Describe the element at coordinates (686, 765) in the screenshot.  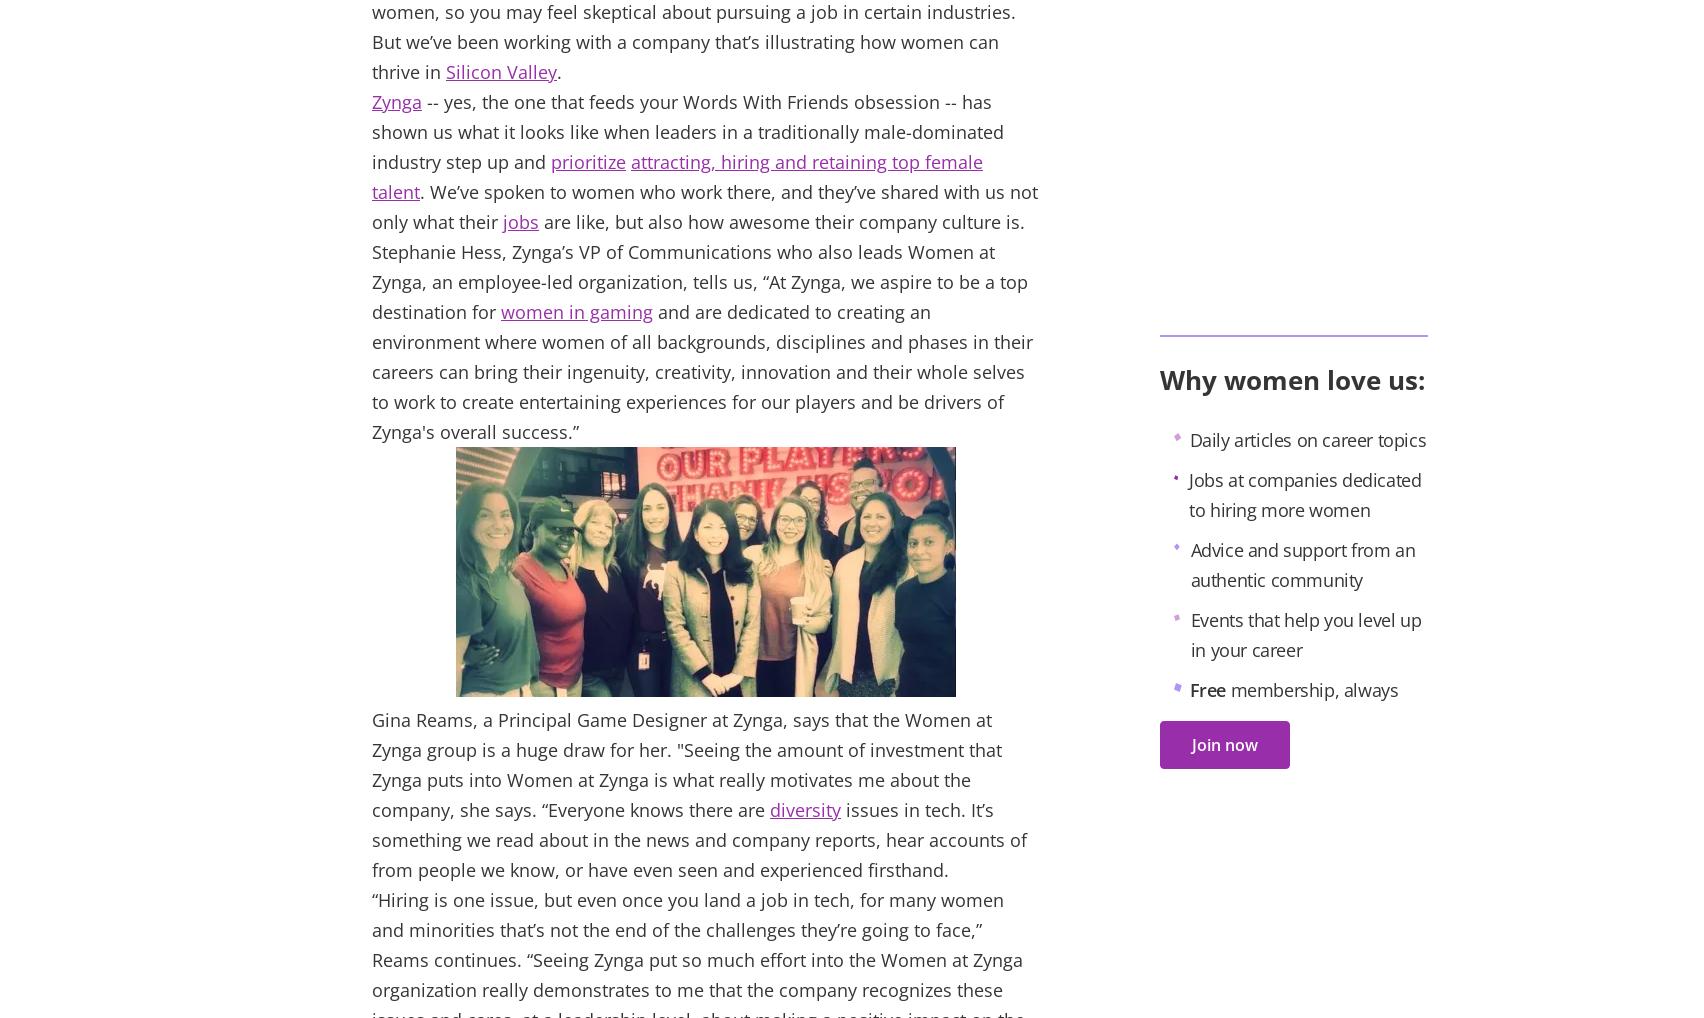
I see `'Gina Reams, a Principal Game Designer at Zynga, says that the Women at Zynga group is a huge draw for her. "Seeing the amount of investment that Zynga puts into Women at Zynga is what really motivates me about the company, she says. “Everyone knows there are'` at that location.